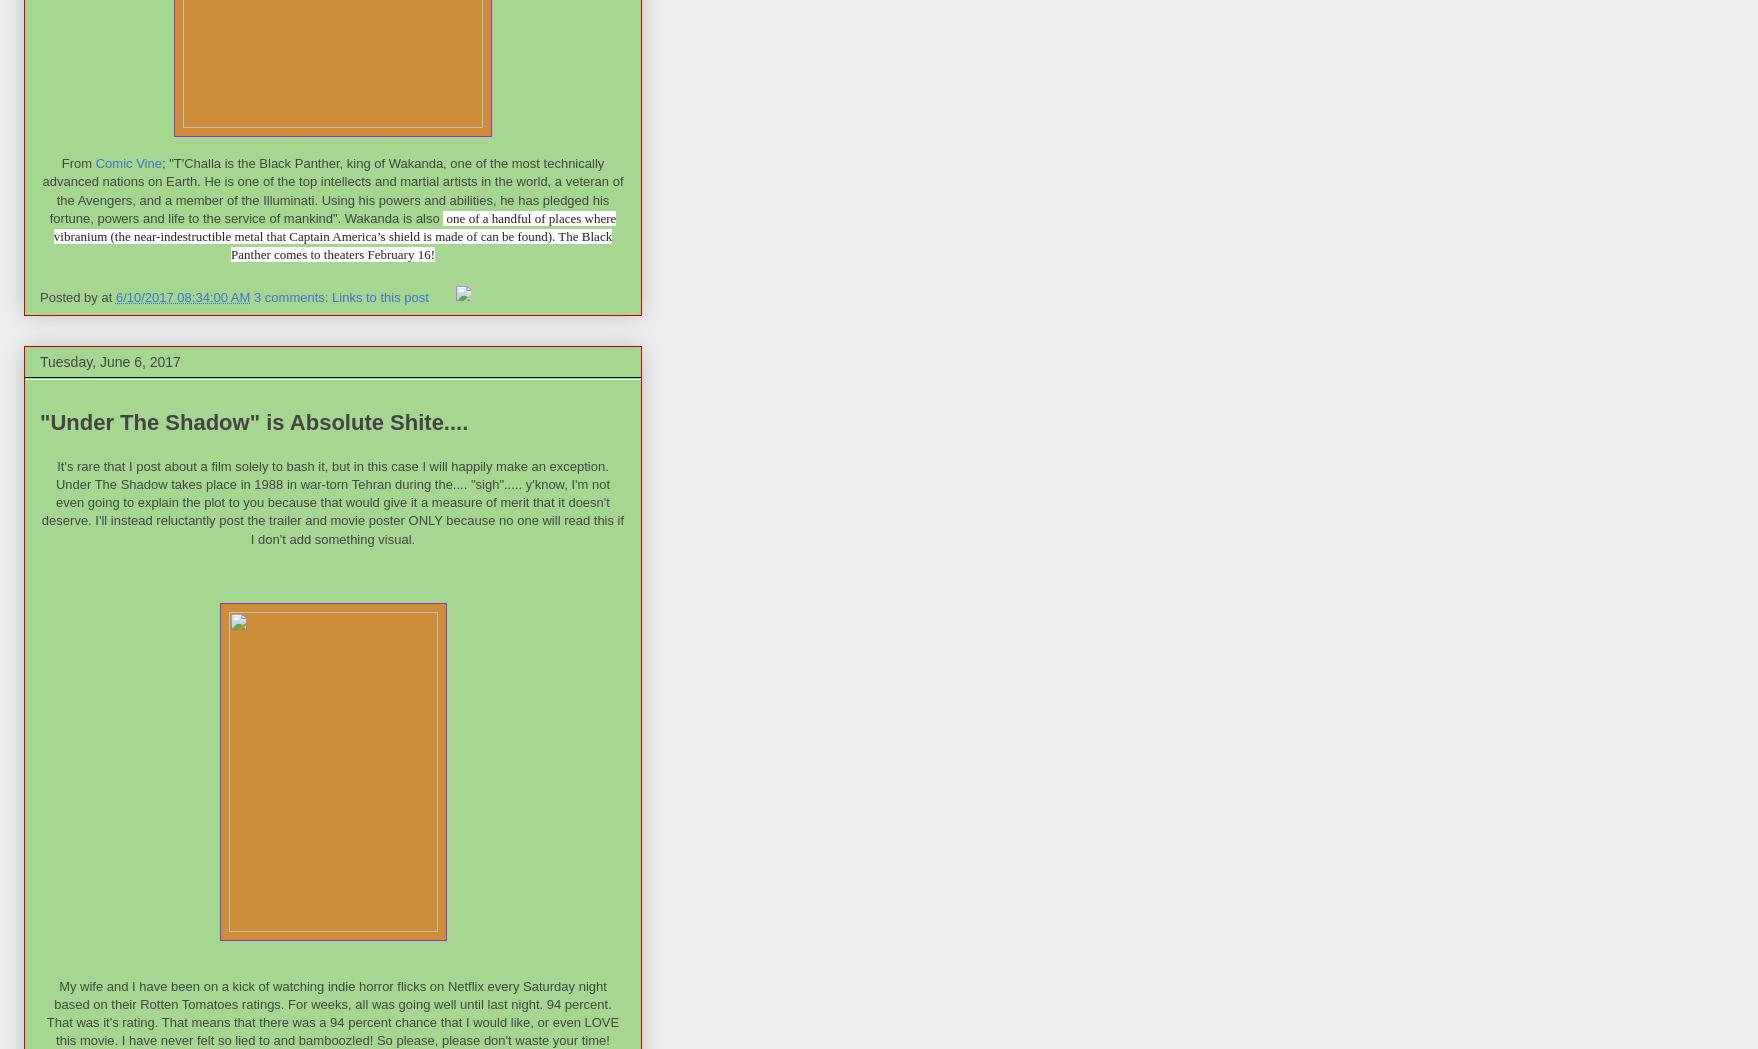 This screenshot has height=1049, width=1758. I want to click on 'Posted by', so click(40, 296).